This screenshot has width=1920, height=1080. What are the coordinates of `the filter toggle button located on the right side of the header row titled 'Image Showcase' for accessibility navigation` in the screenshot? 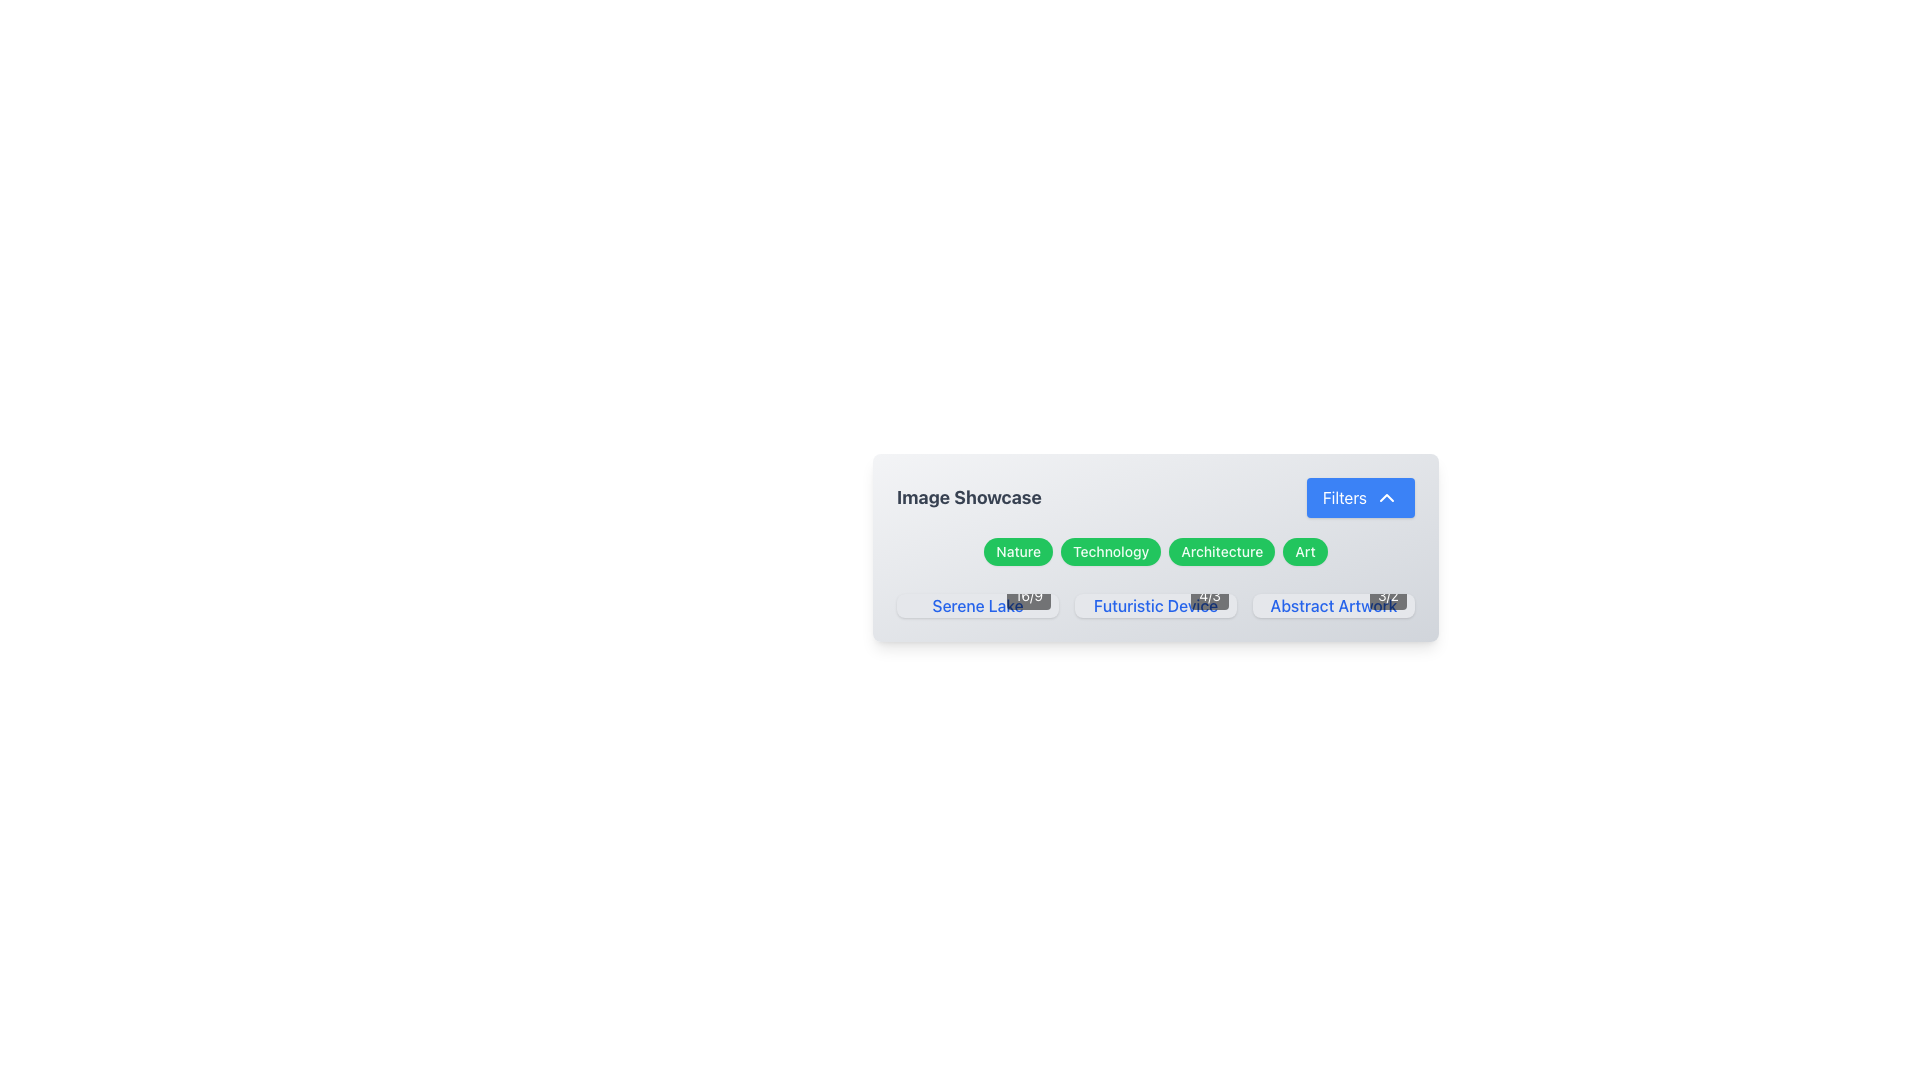 It's located at (1360, 496).